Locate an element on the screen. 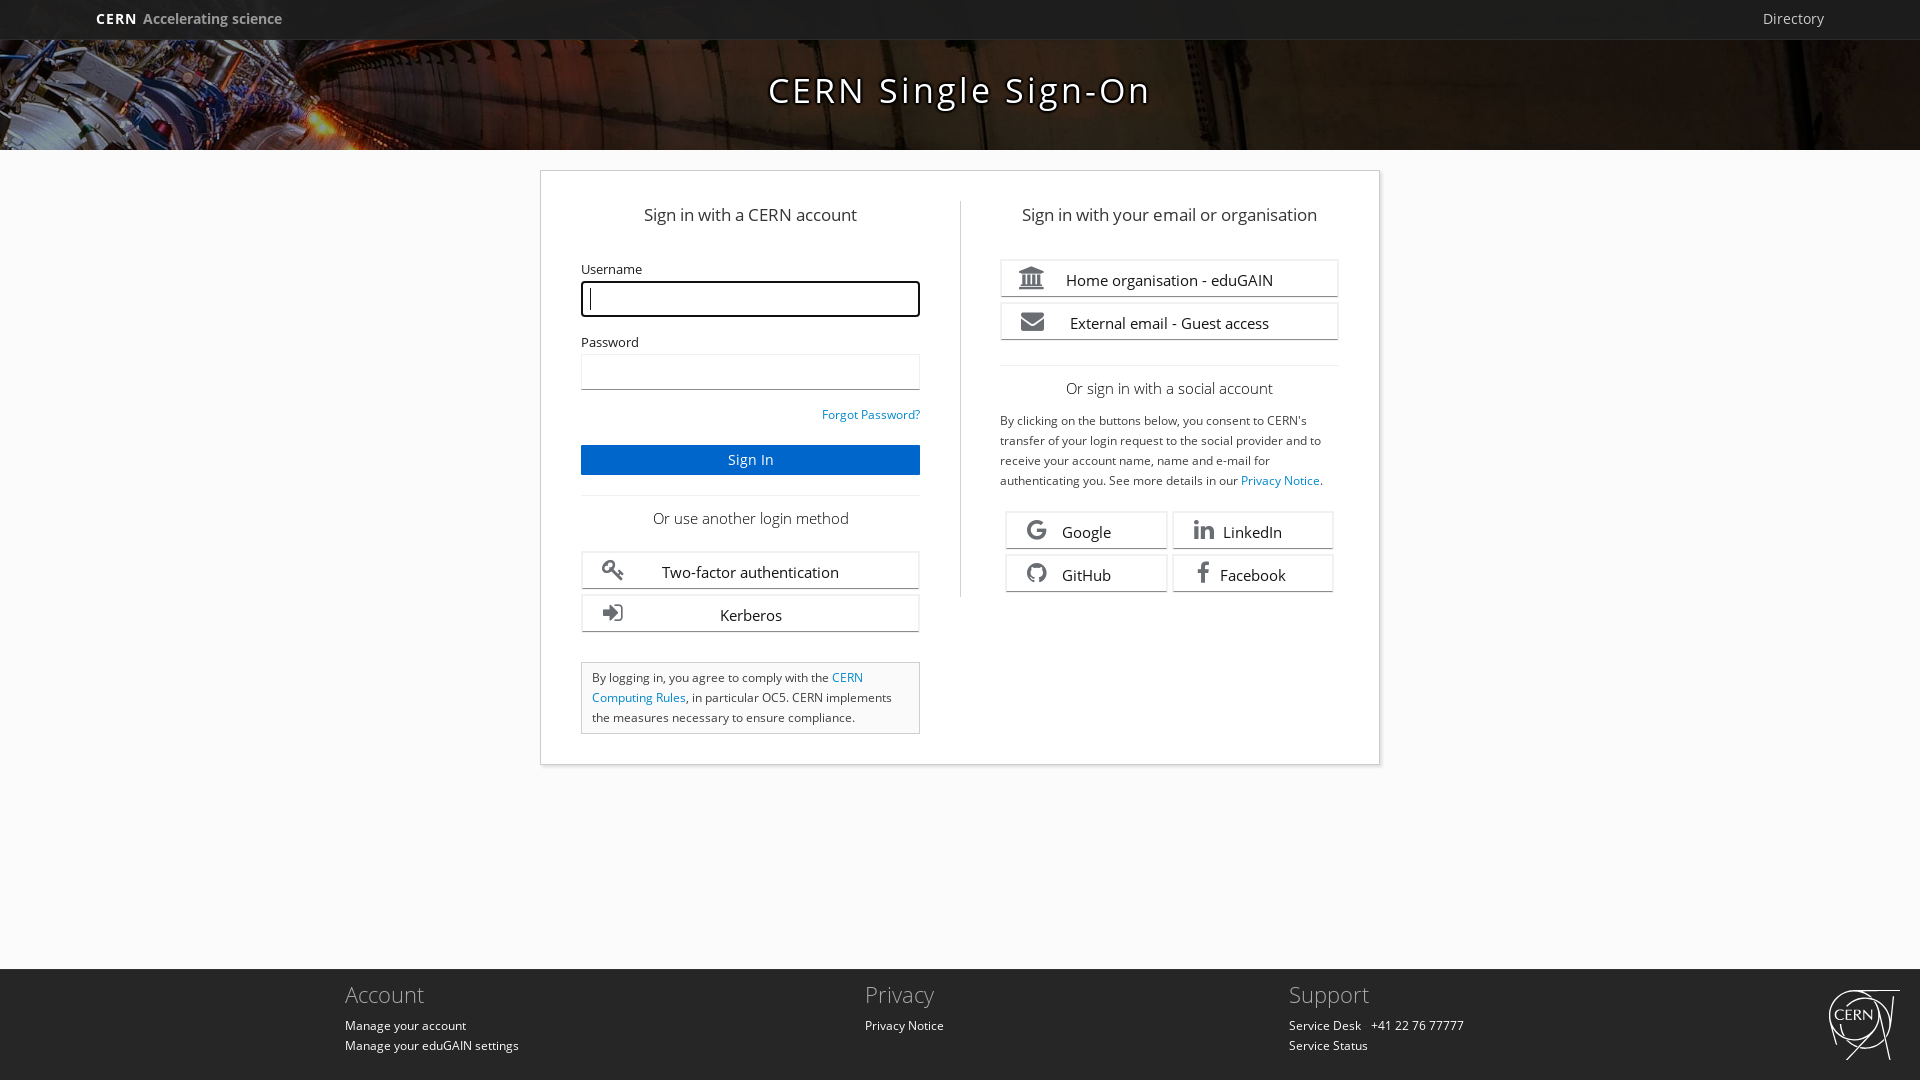 The image size is (1920, 1080). 'Forgot Password?' is located at coordinates (821, 413).